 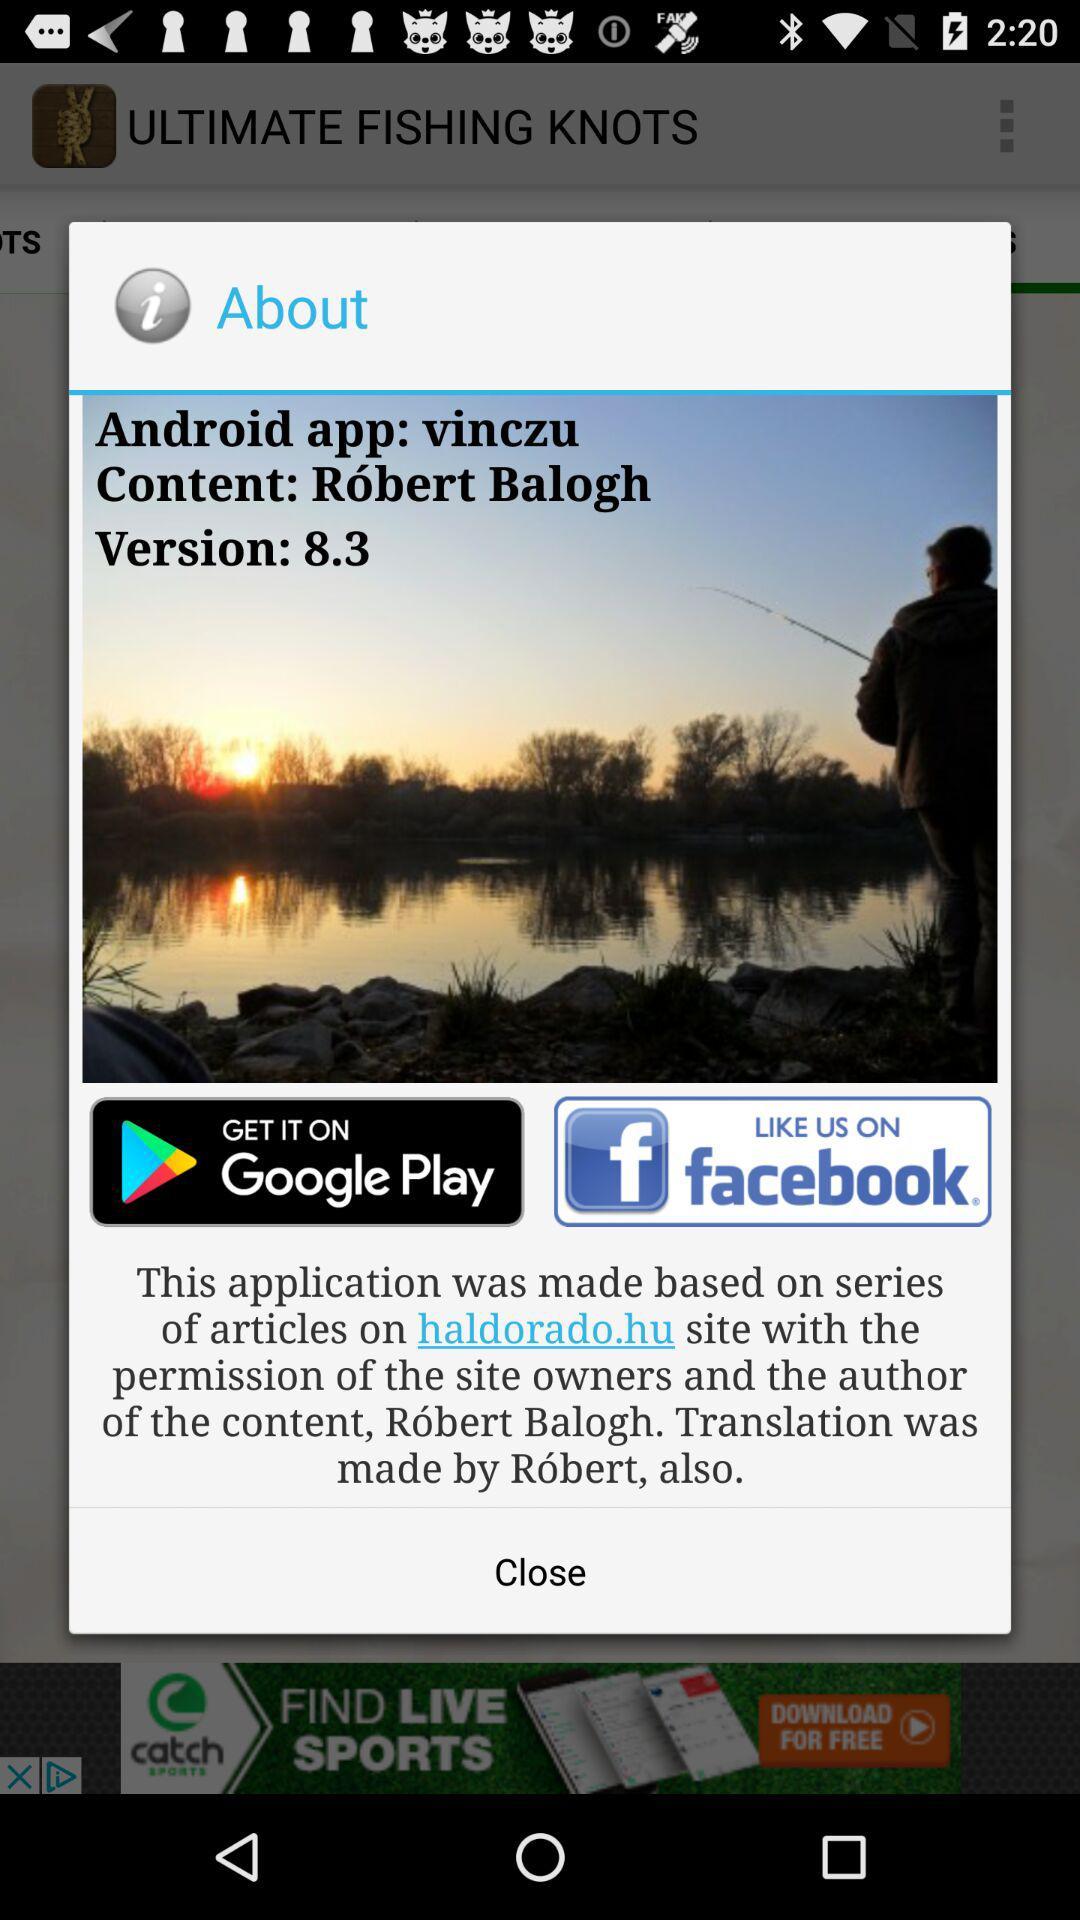 I want to click on the close item, so click(x=540, y=1570).